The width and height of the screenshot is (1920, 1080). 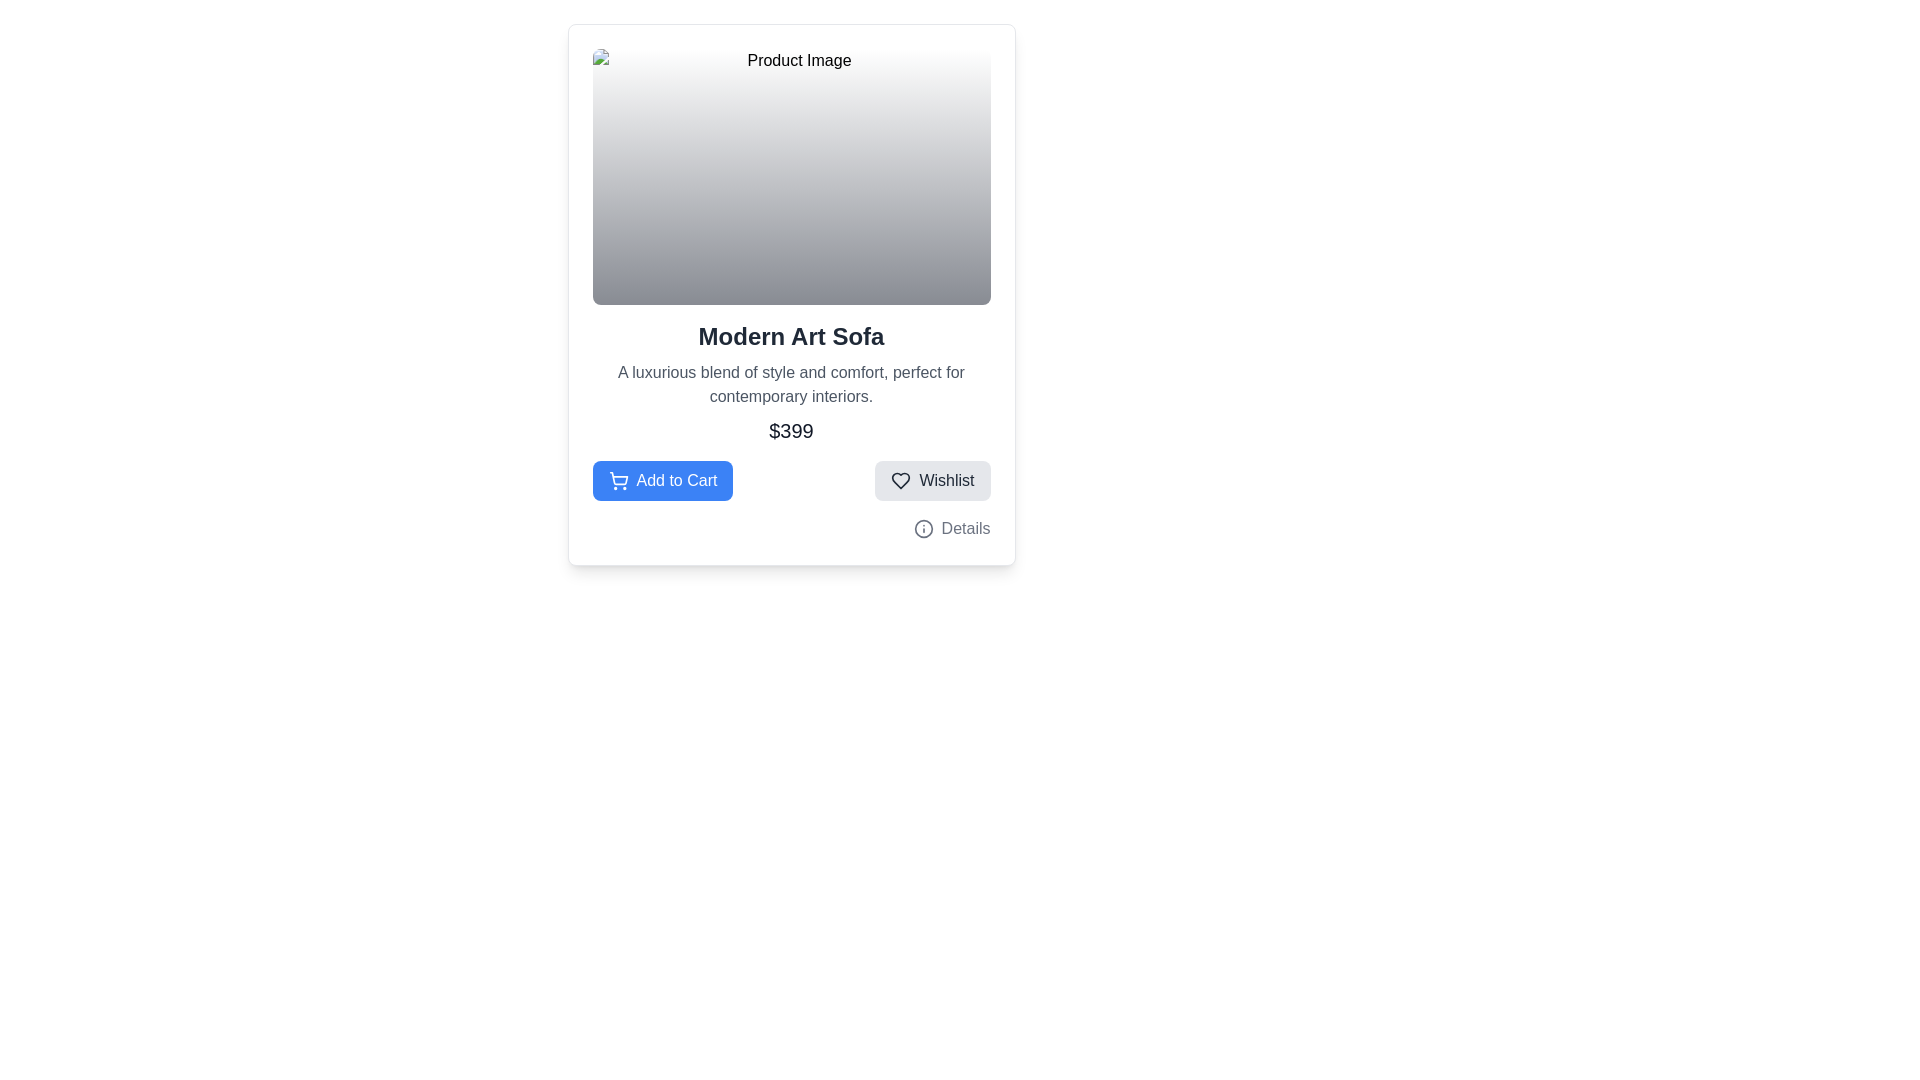 I want to click on the 'Wishlist' button, which is a rounded rectangle with a light gray background and dark gray text, located in the lower-right section of the product card layout, so click(x=931, y=481).